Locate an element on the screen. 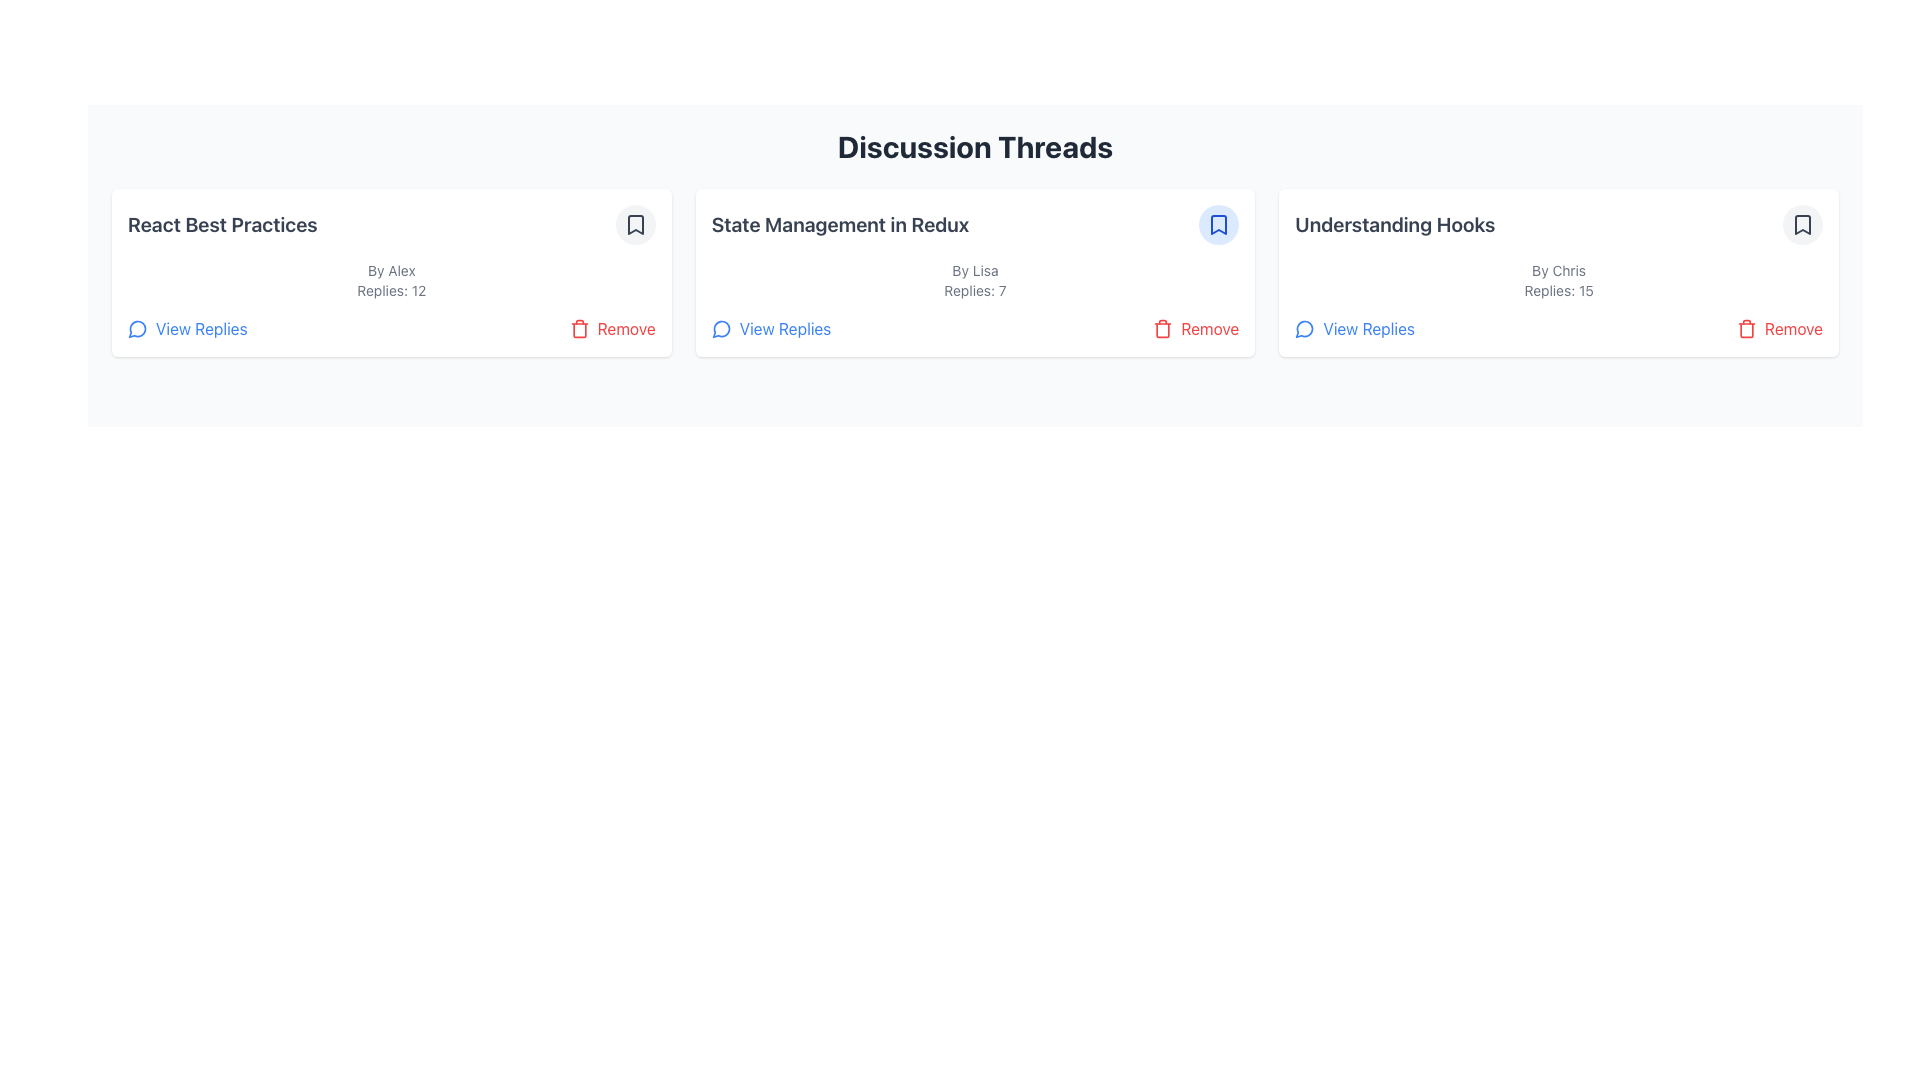  the 'View Replies' button in the interactive button group located at the bottom of the discussion card titled 'State Management in Redux' is located at coordinates (975, 327).